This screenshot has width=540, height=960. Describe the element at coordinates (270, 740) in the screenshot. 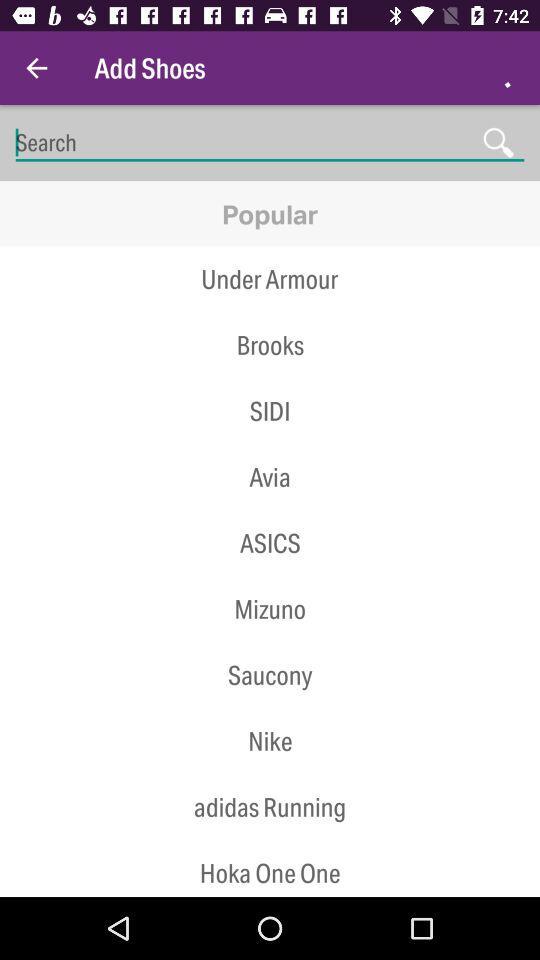

I see `the nike icon` at that location.